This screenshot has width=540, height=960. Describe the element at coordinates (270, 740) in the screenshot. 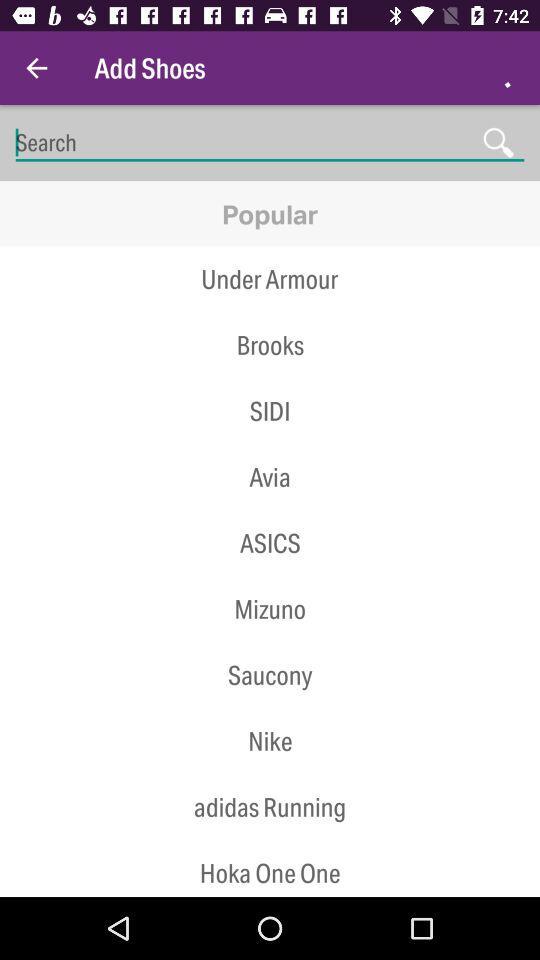

I see `the nike icon` at that location.